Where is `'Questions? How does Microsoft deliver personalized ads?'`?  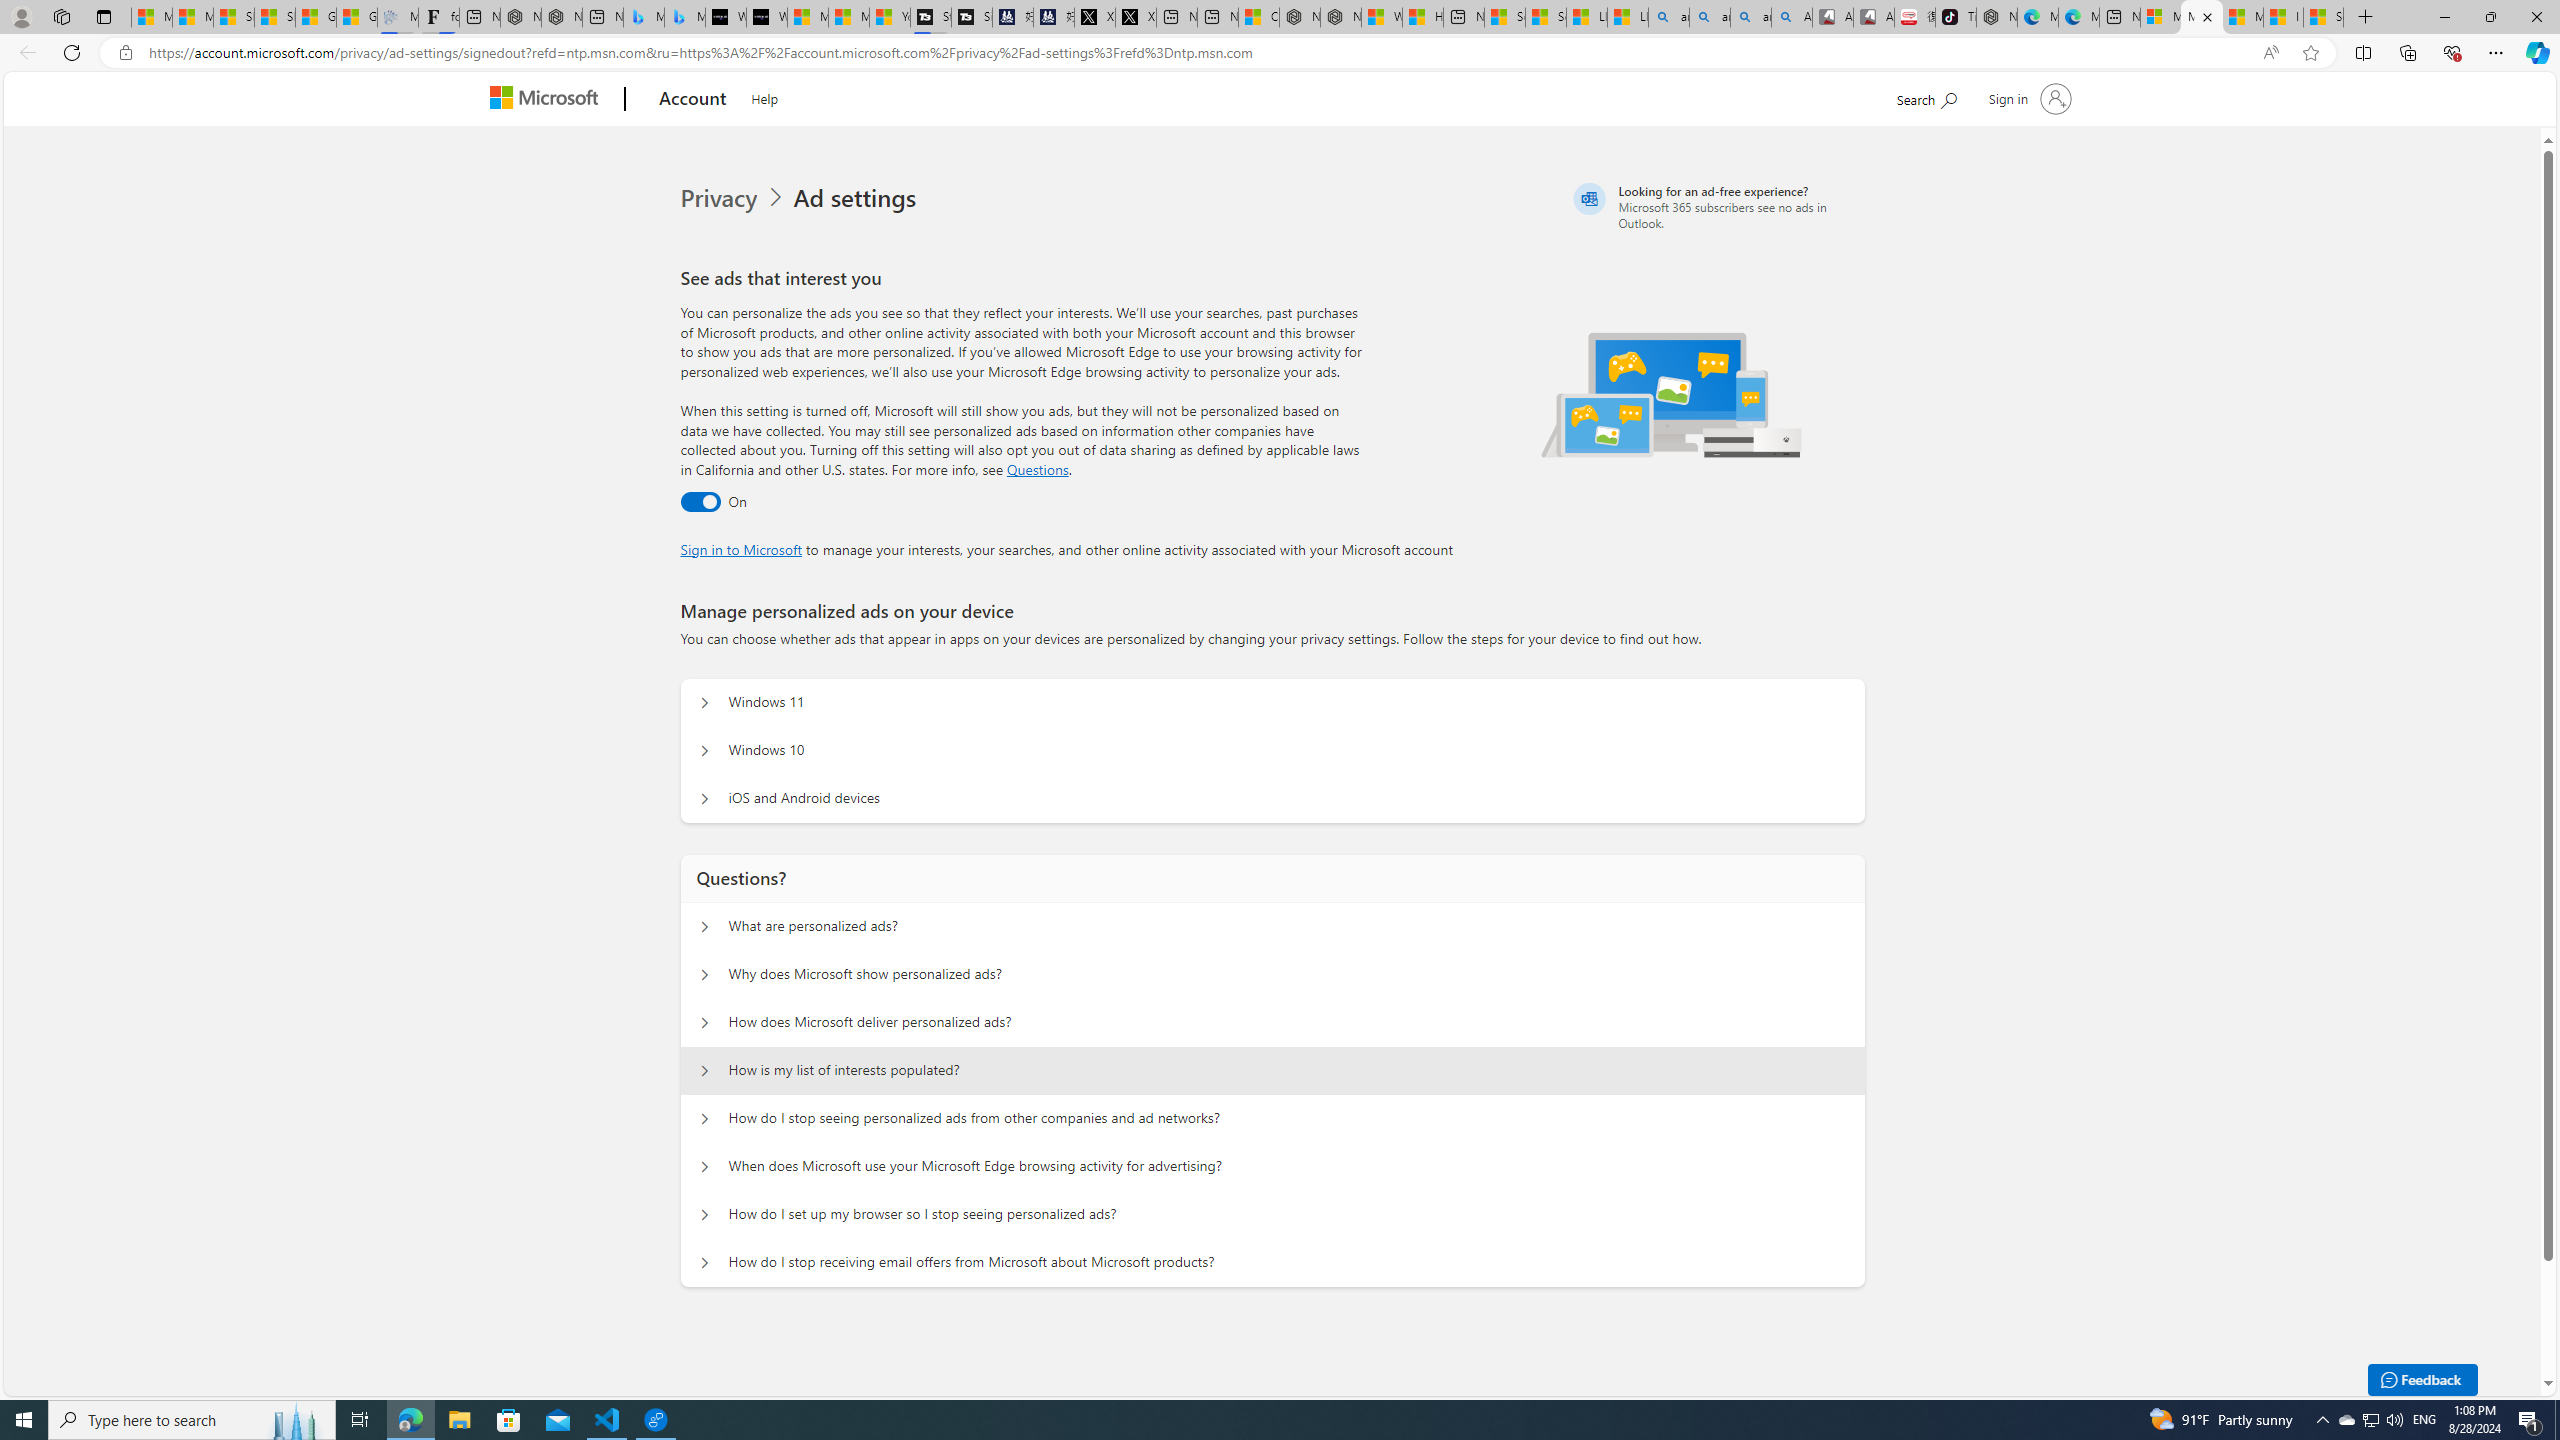 'Questions? How does Microsoft deliver personalized ads?' is located at coordinates (705, 1022).